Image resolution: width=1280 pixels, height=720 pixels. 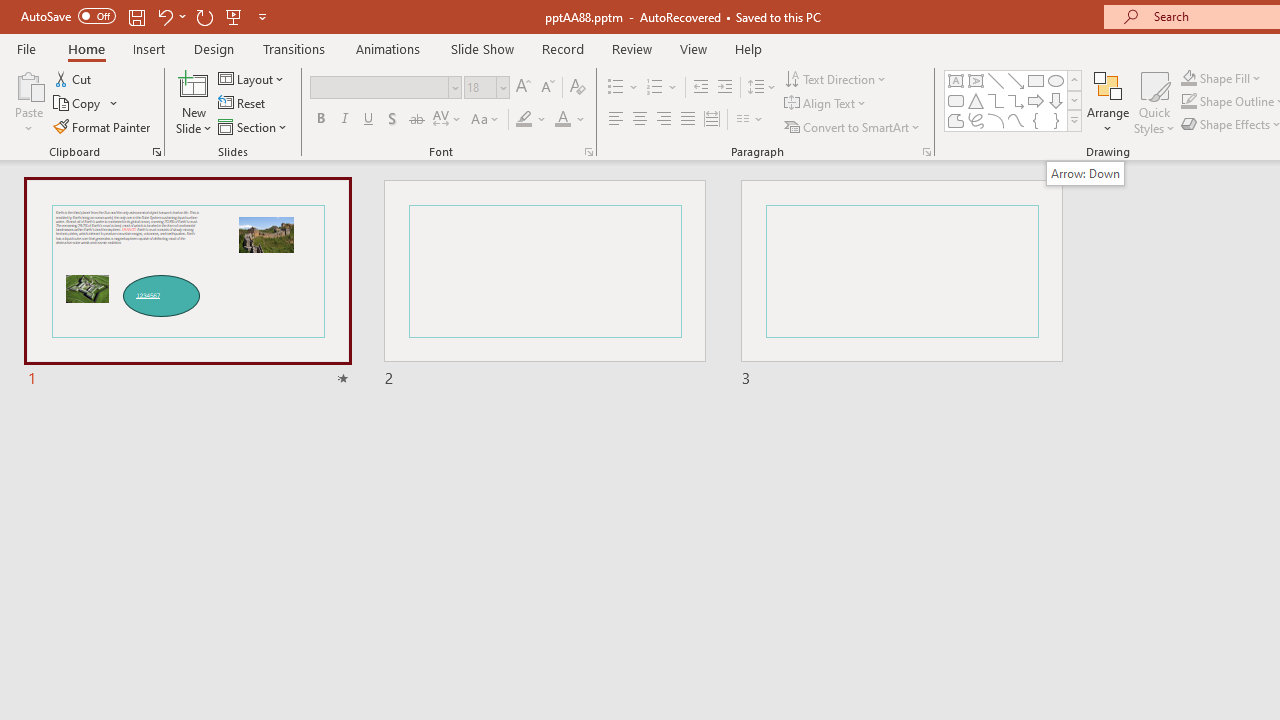 What do you see at coordinates (102, 127) in the screenshot?
I see `'Format Painter'` at bounding box center [102, 127].